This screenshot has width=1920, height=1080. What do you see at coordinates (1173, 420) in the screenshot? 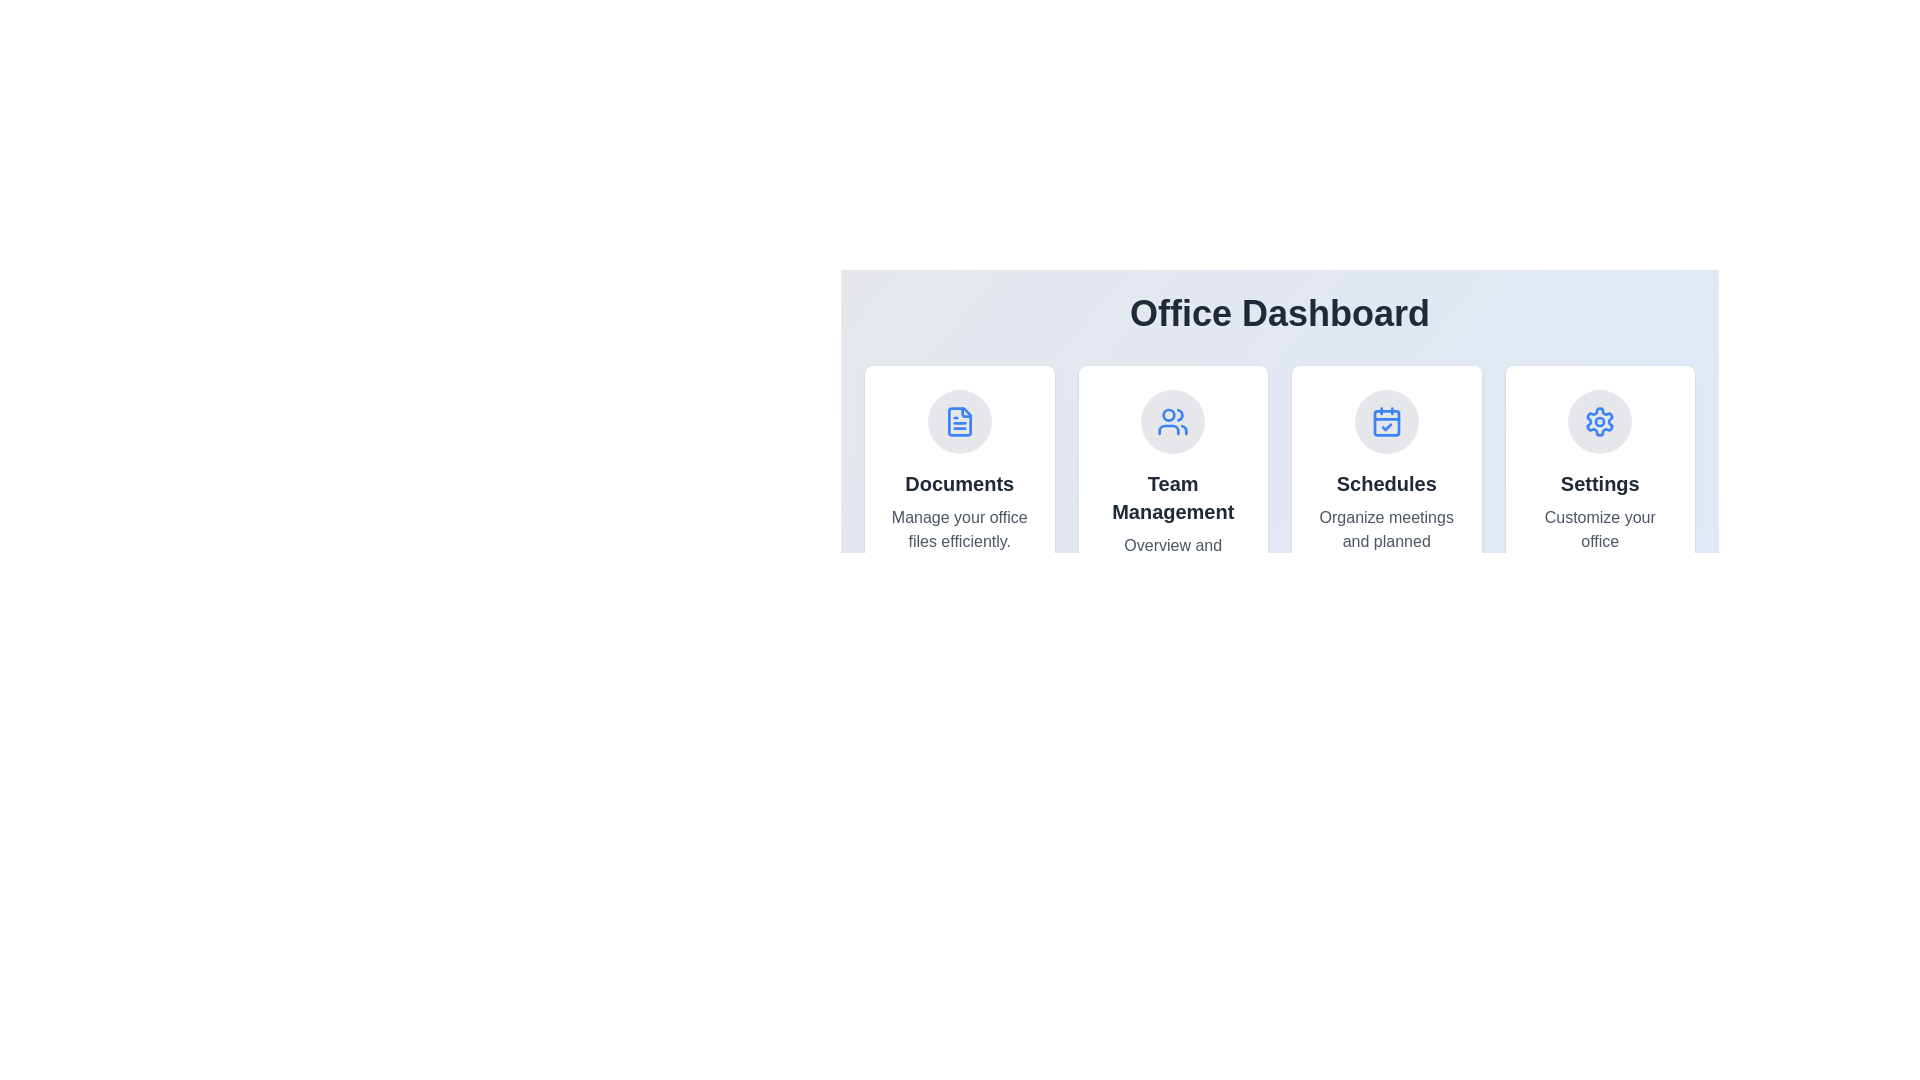
I see `the user icon with a blue outline representing Team Management, located centrally in the second card from the left below the Office Dashboard` at bounding box center [1173, 420].